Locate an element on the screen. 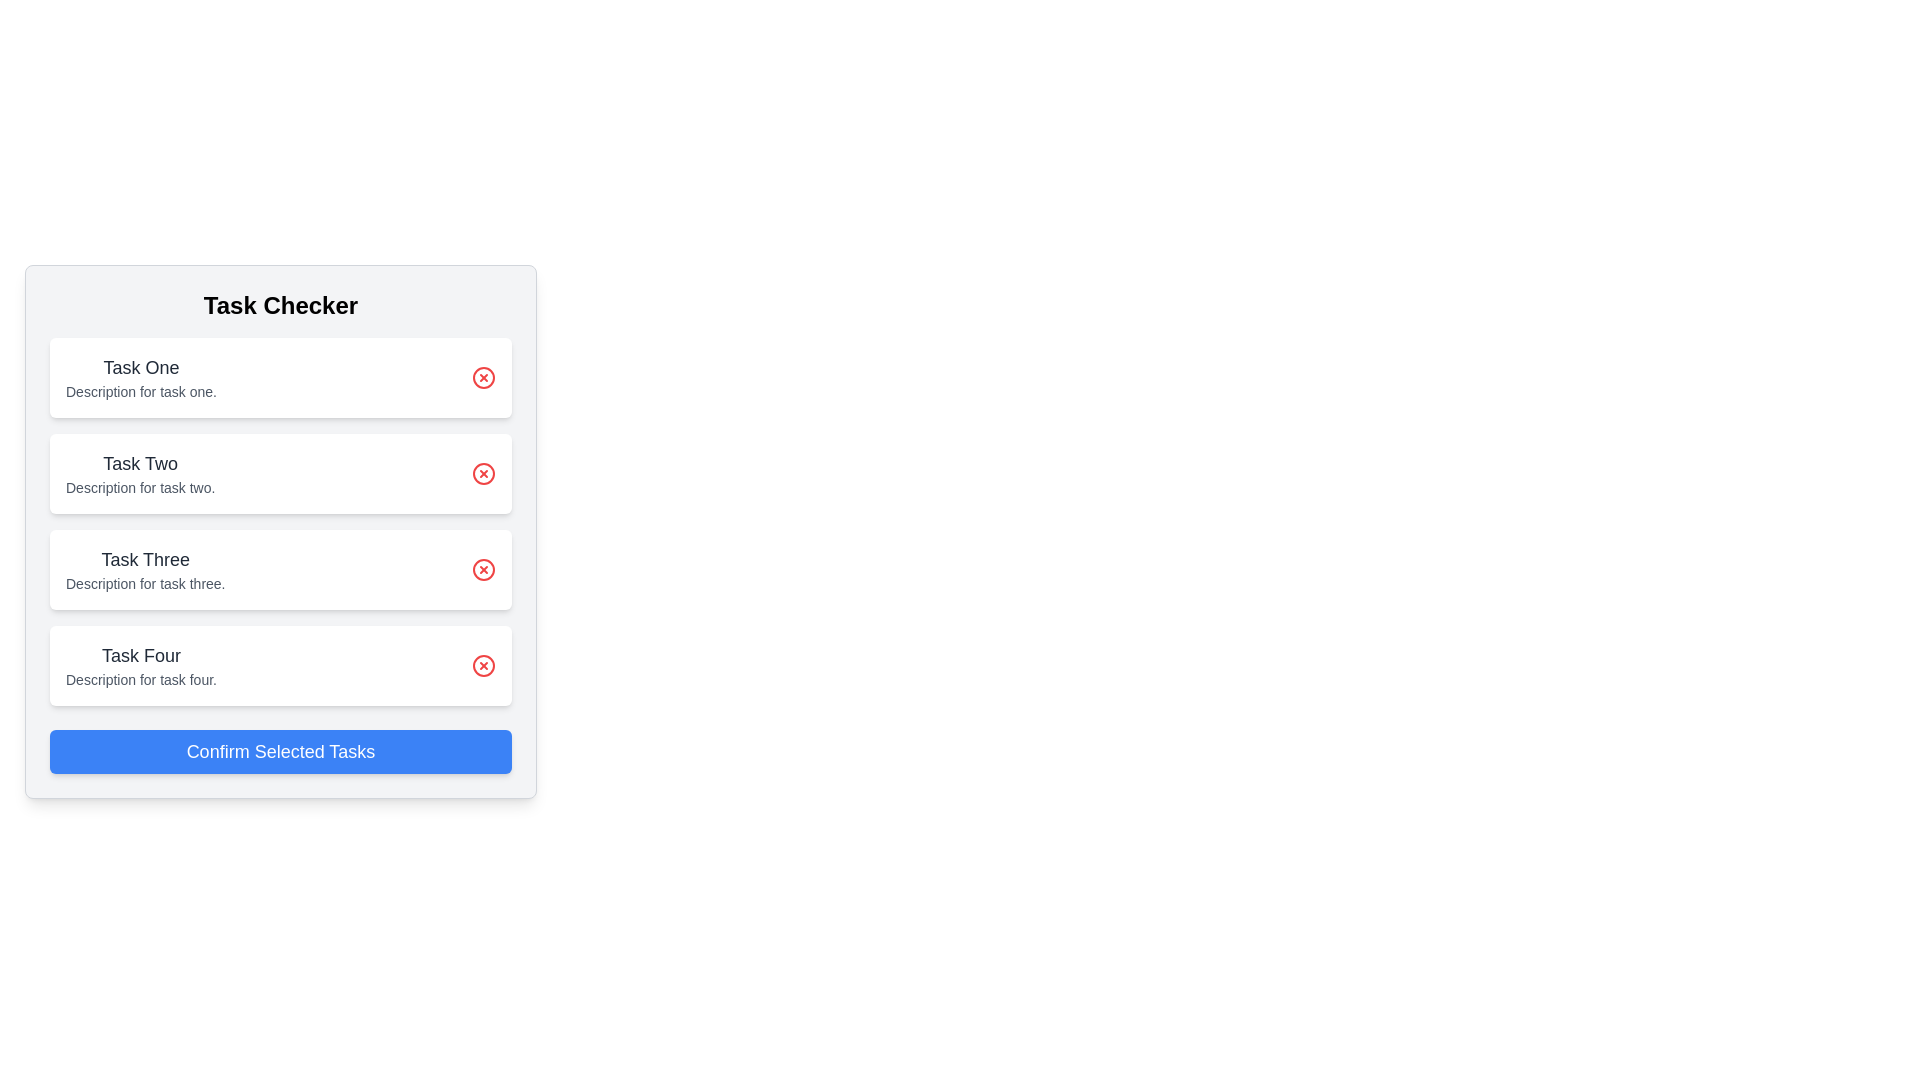  the delete icon located at the top-right corner of the first task item titled 'Task One' is located at coordinates (484, 378).